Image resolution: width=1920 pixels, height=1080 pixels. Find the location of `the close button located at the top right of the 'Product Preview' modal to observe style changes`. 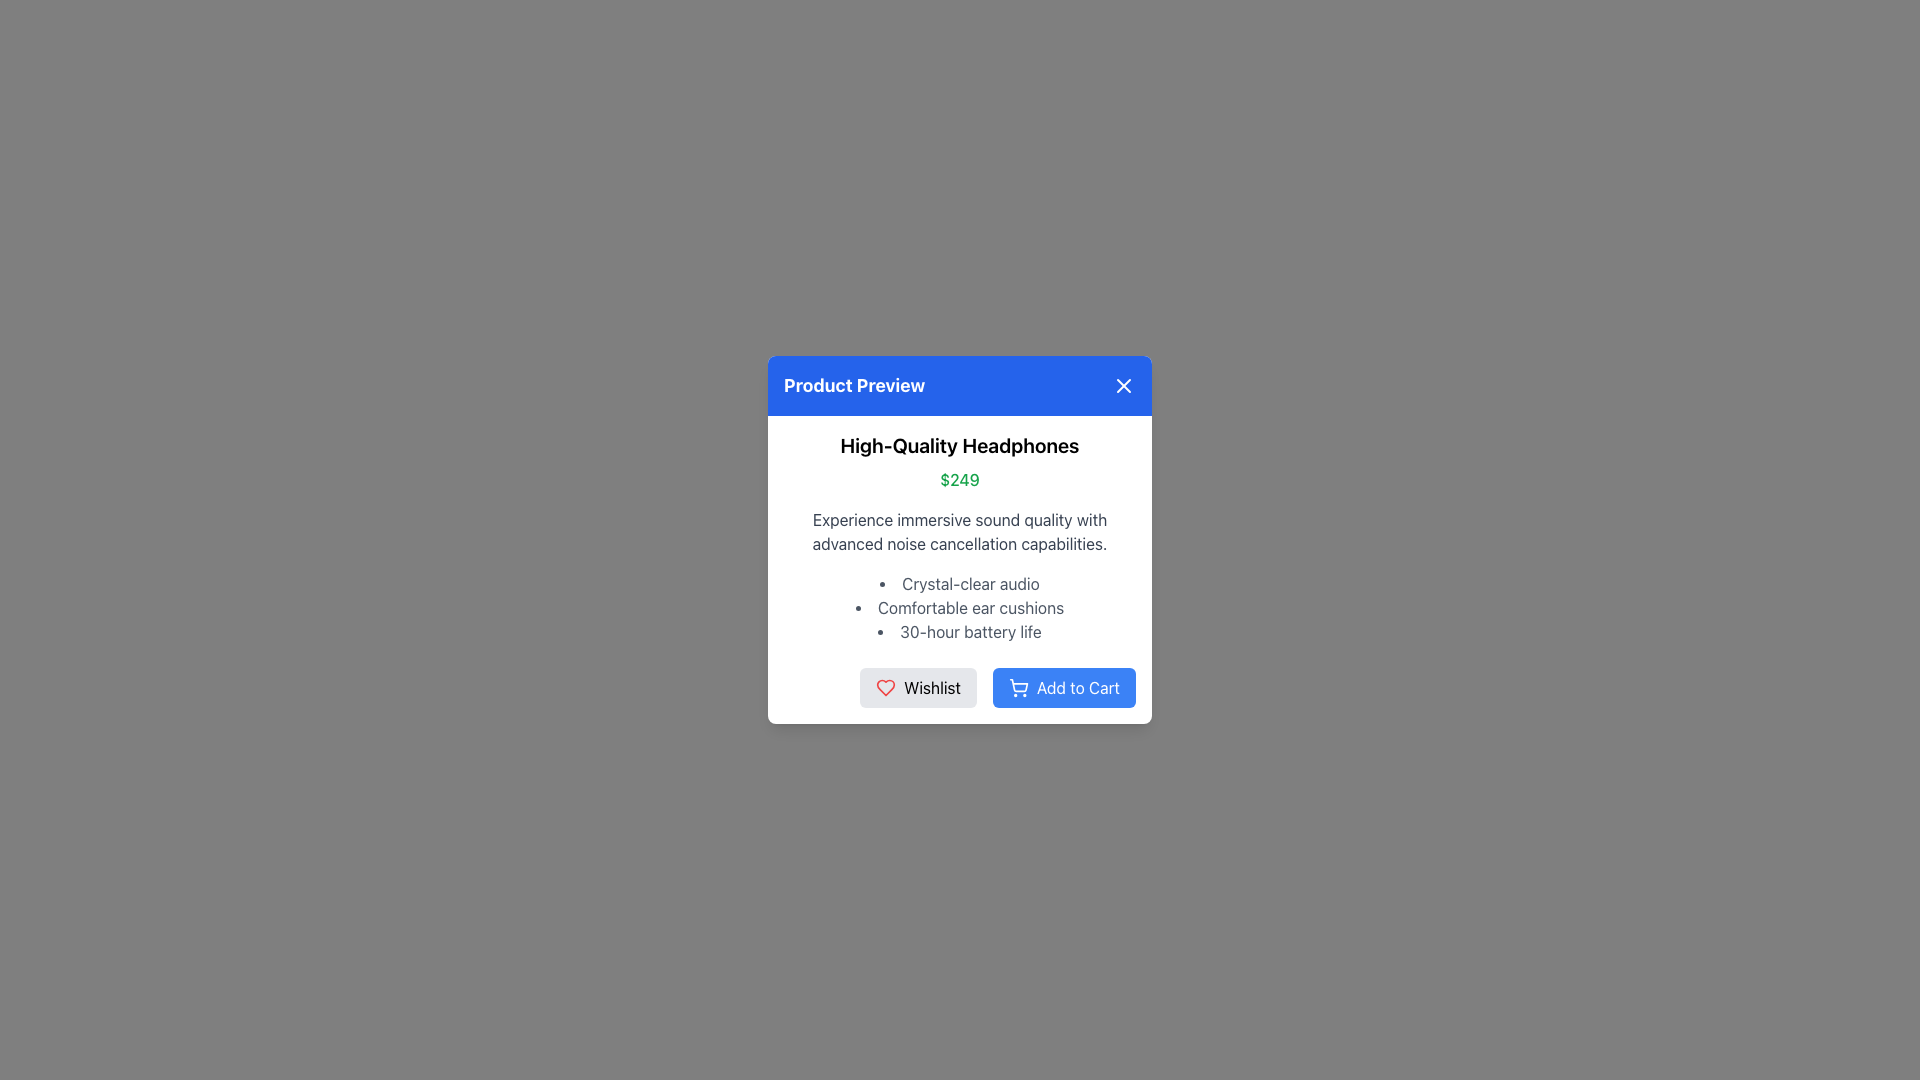

the close button located at the top right of the 'Product Preview' modal to observe style changes is located at coordinates (1123, 385).